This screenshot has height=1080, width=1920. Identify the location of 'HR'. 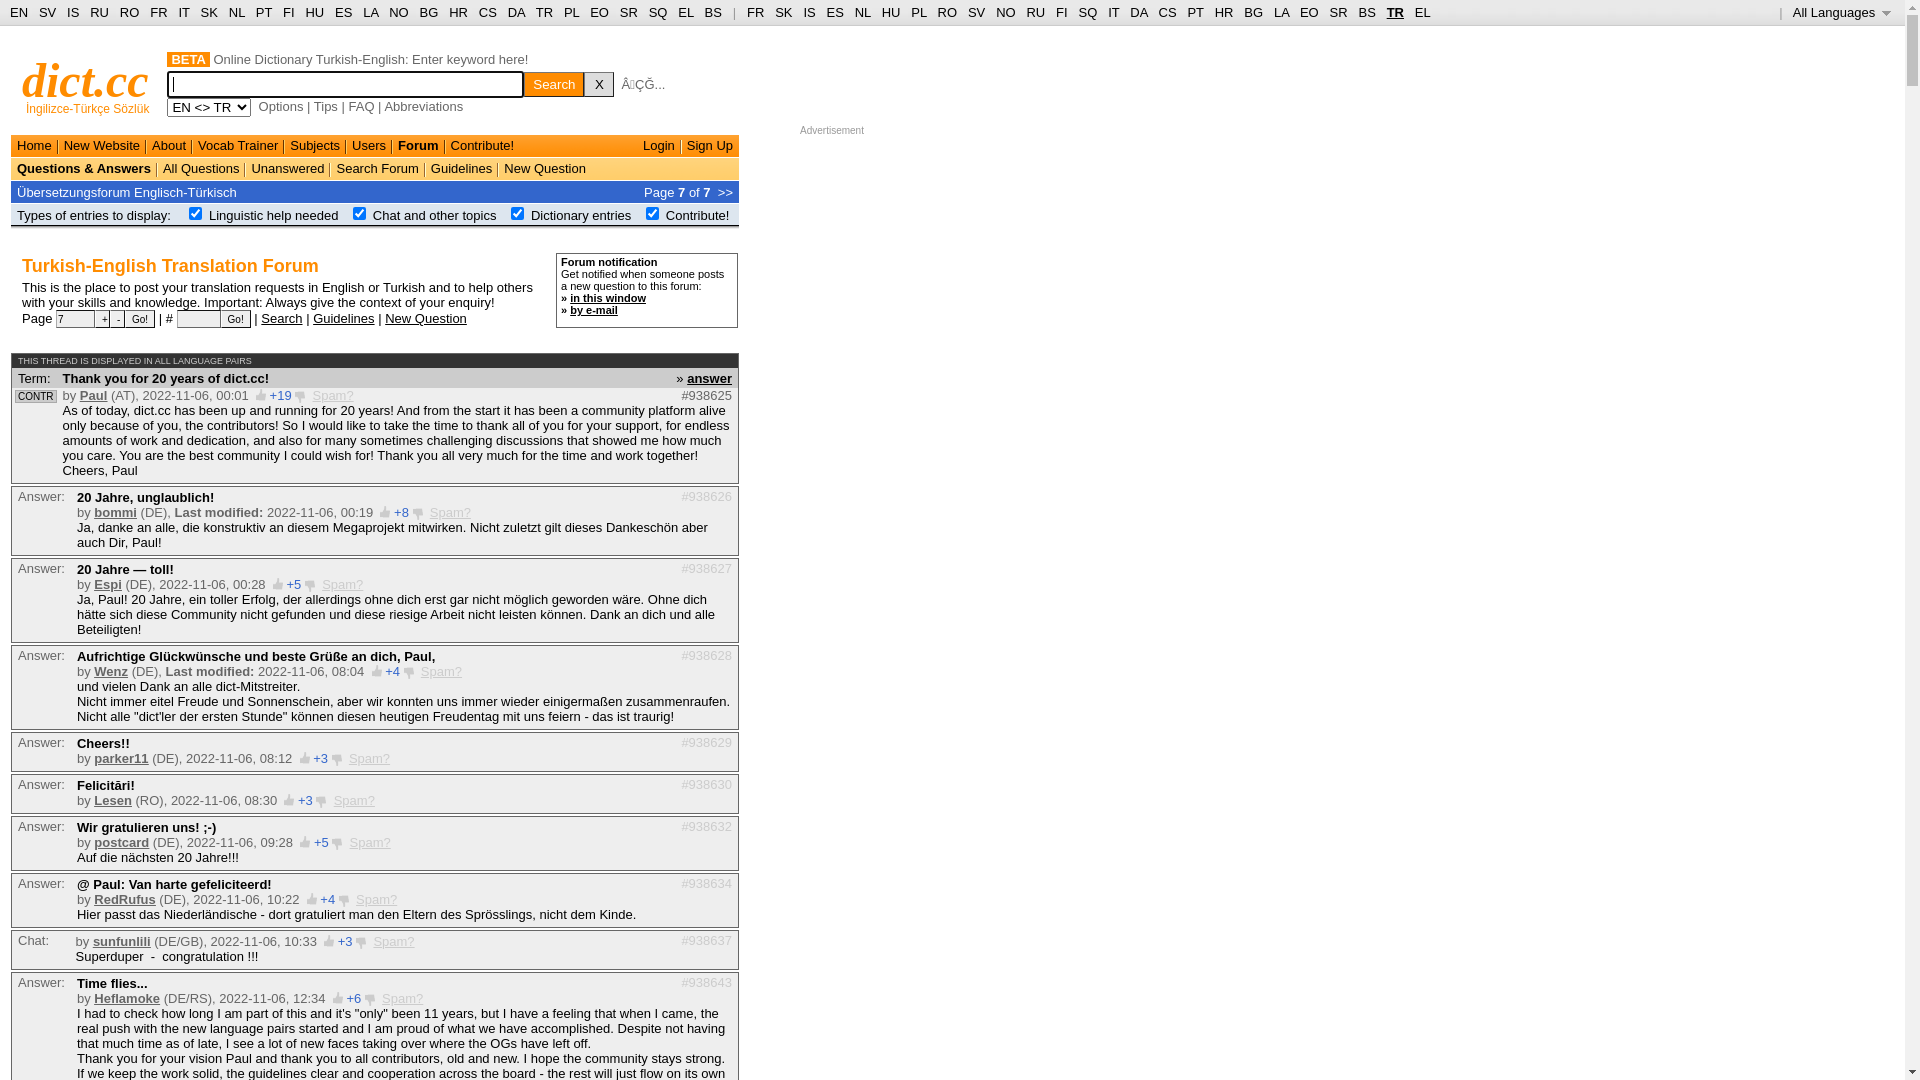
(1213, 12).